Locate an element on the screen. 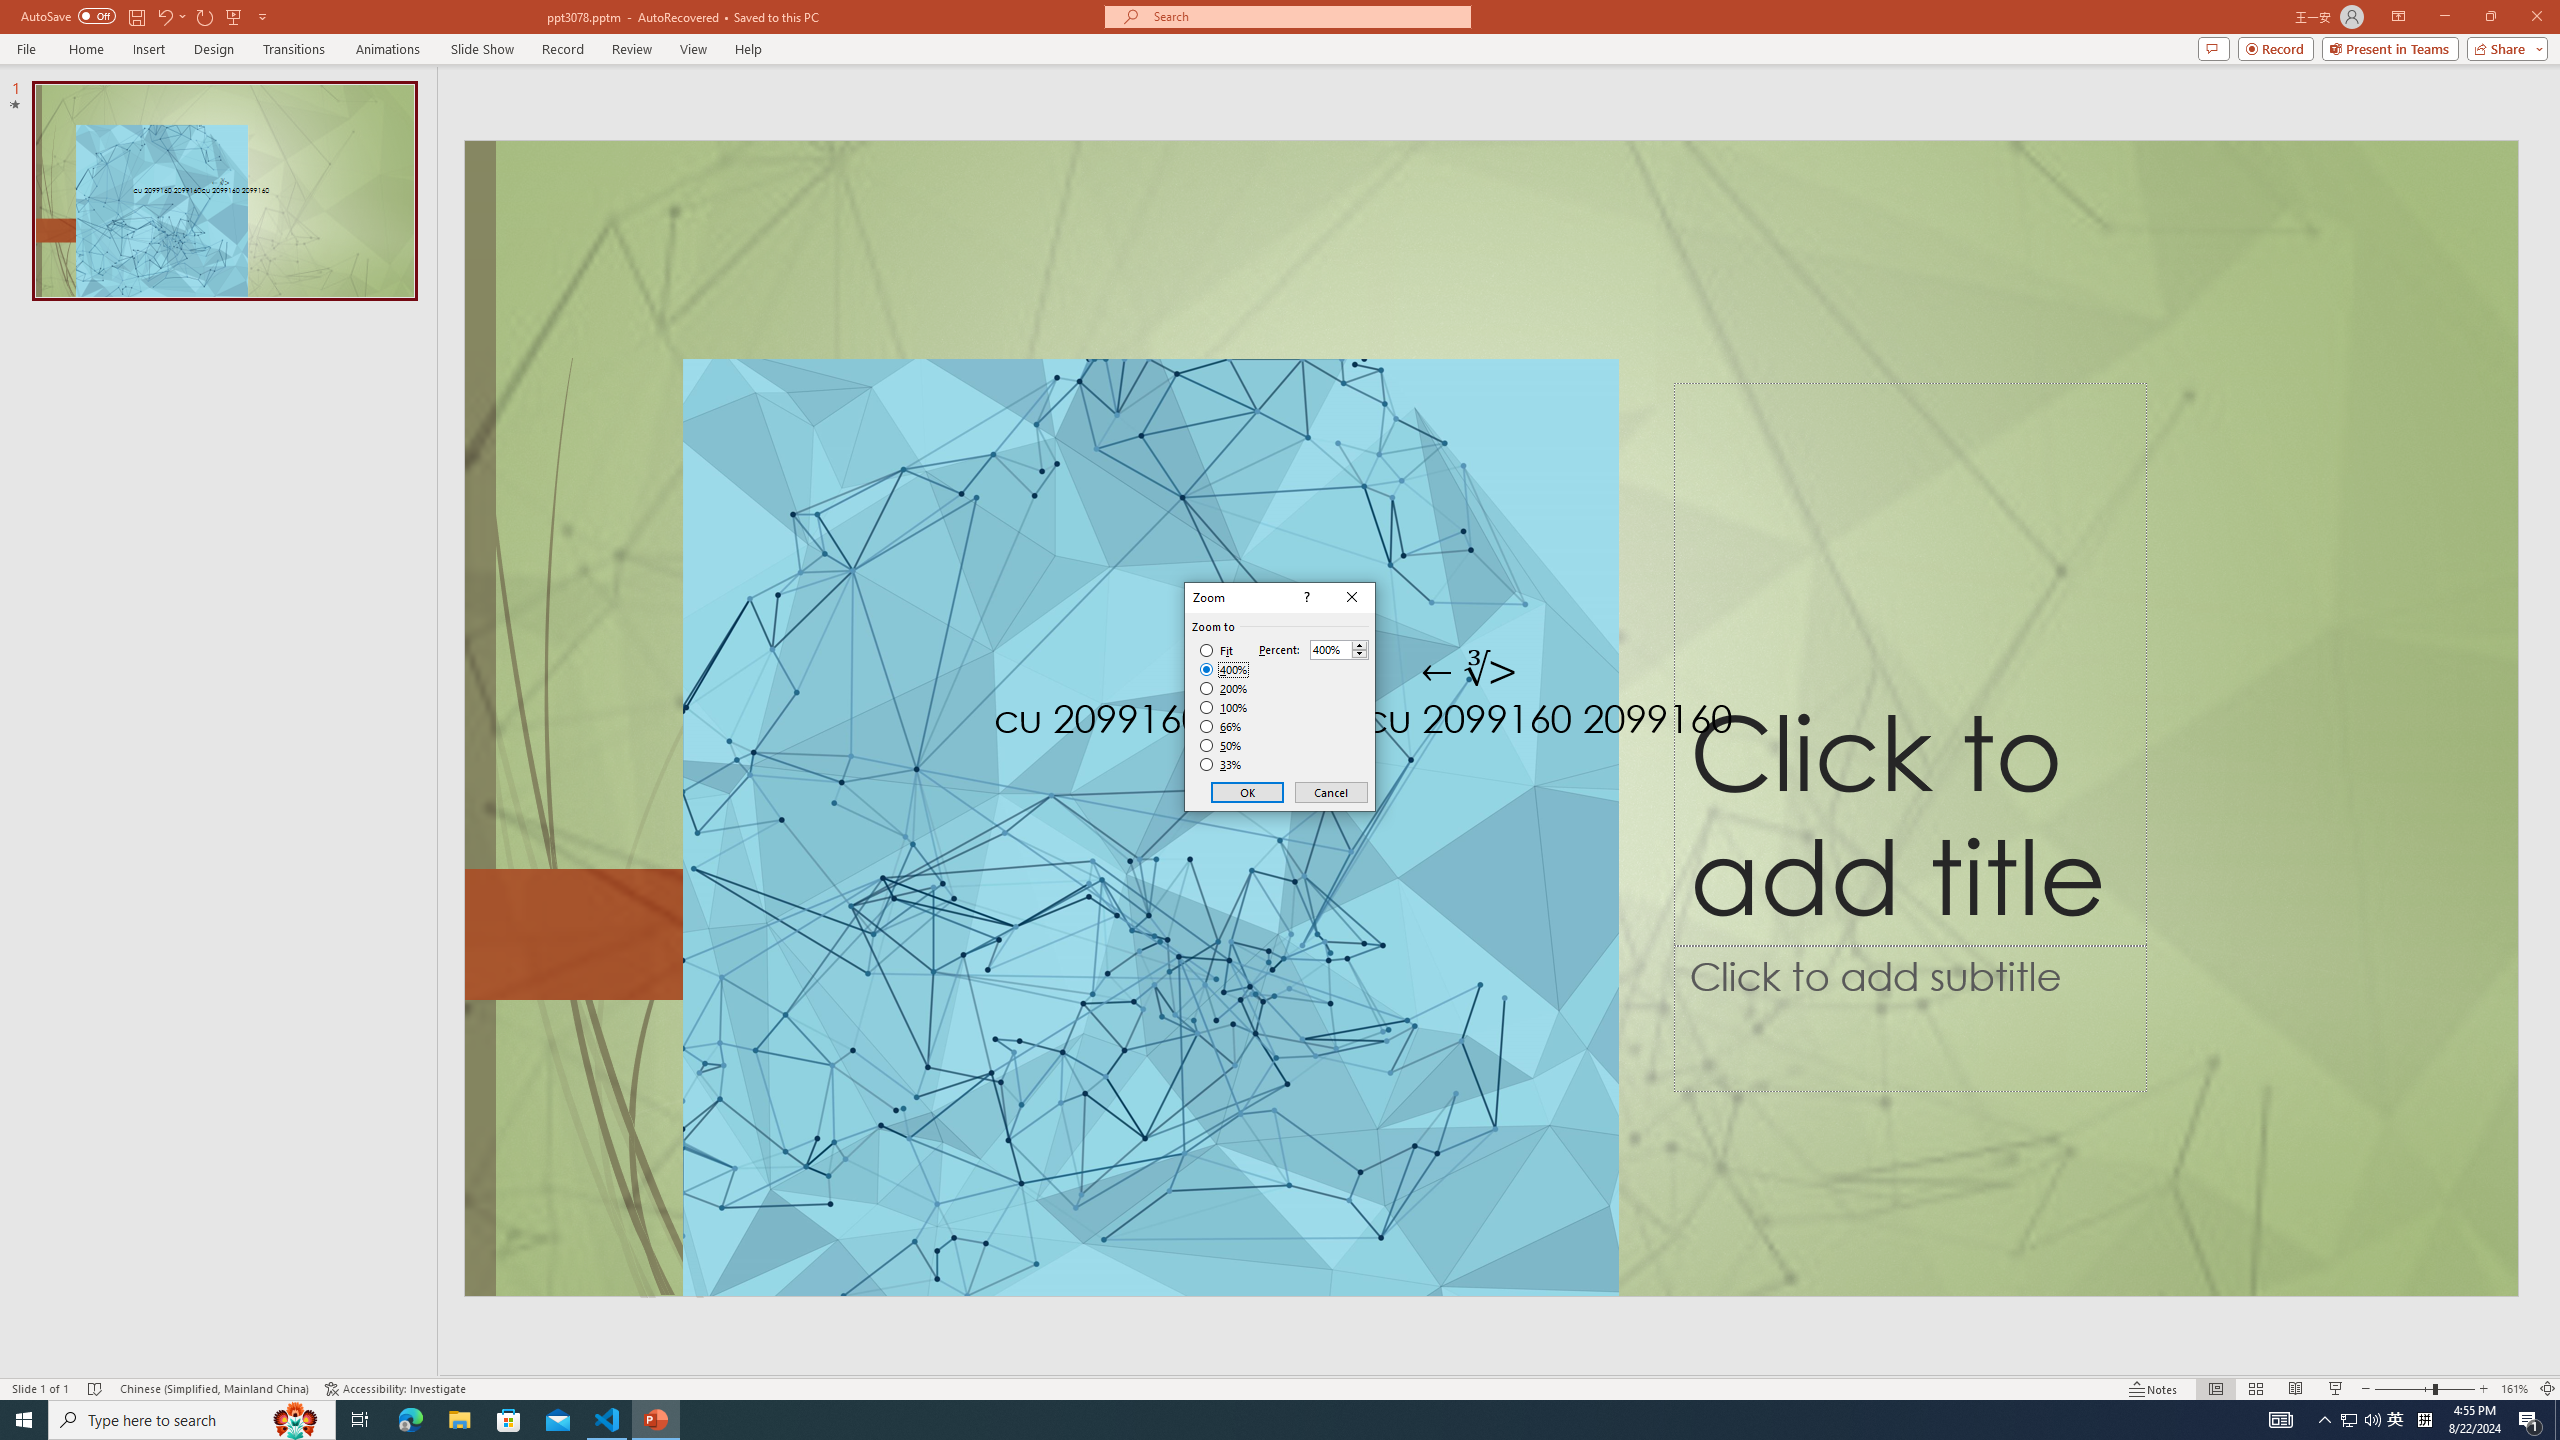  'Zoom 161%' is located at coordinates (2515, 1389).